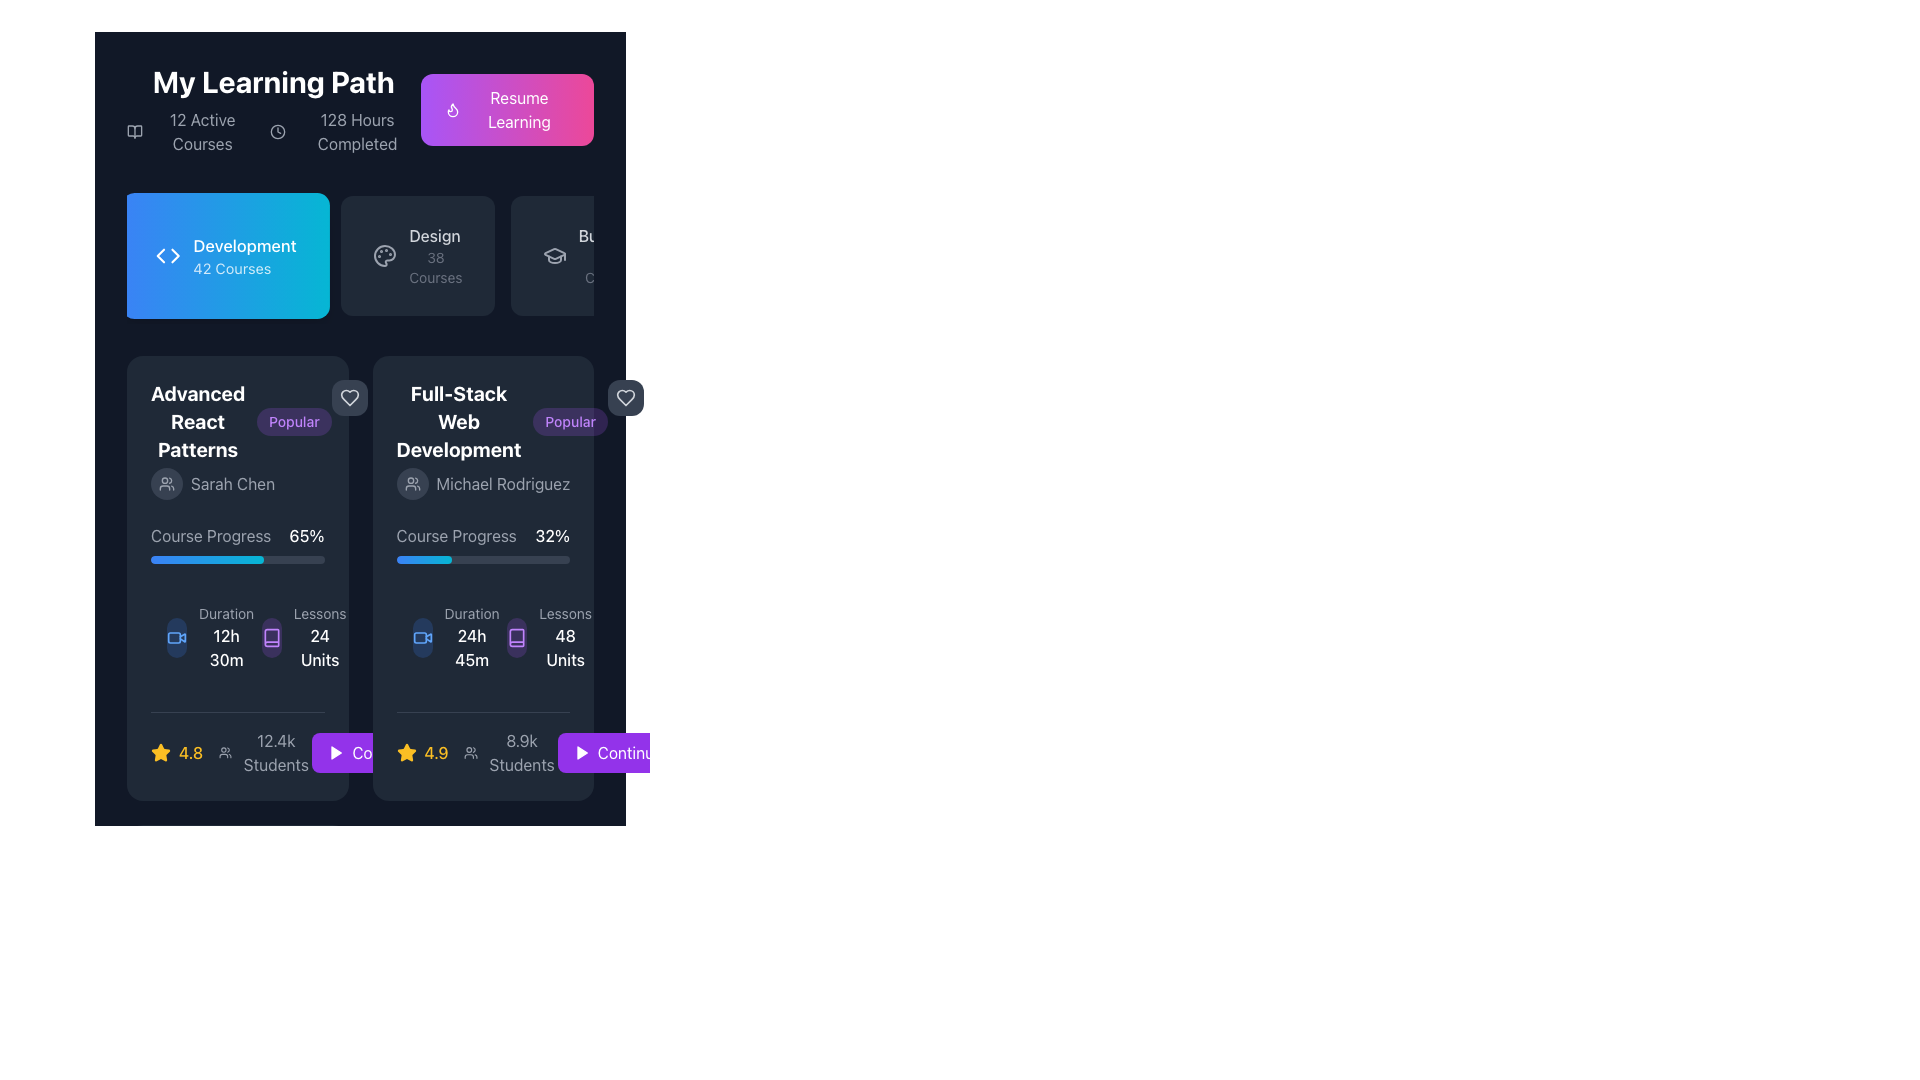 This screenshot has height=1080, width=1920. I want to click on the 'Continue' text label within the purple button at the bottom right of the 'Full-Stack Web Development' card, so click(629, 752).